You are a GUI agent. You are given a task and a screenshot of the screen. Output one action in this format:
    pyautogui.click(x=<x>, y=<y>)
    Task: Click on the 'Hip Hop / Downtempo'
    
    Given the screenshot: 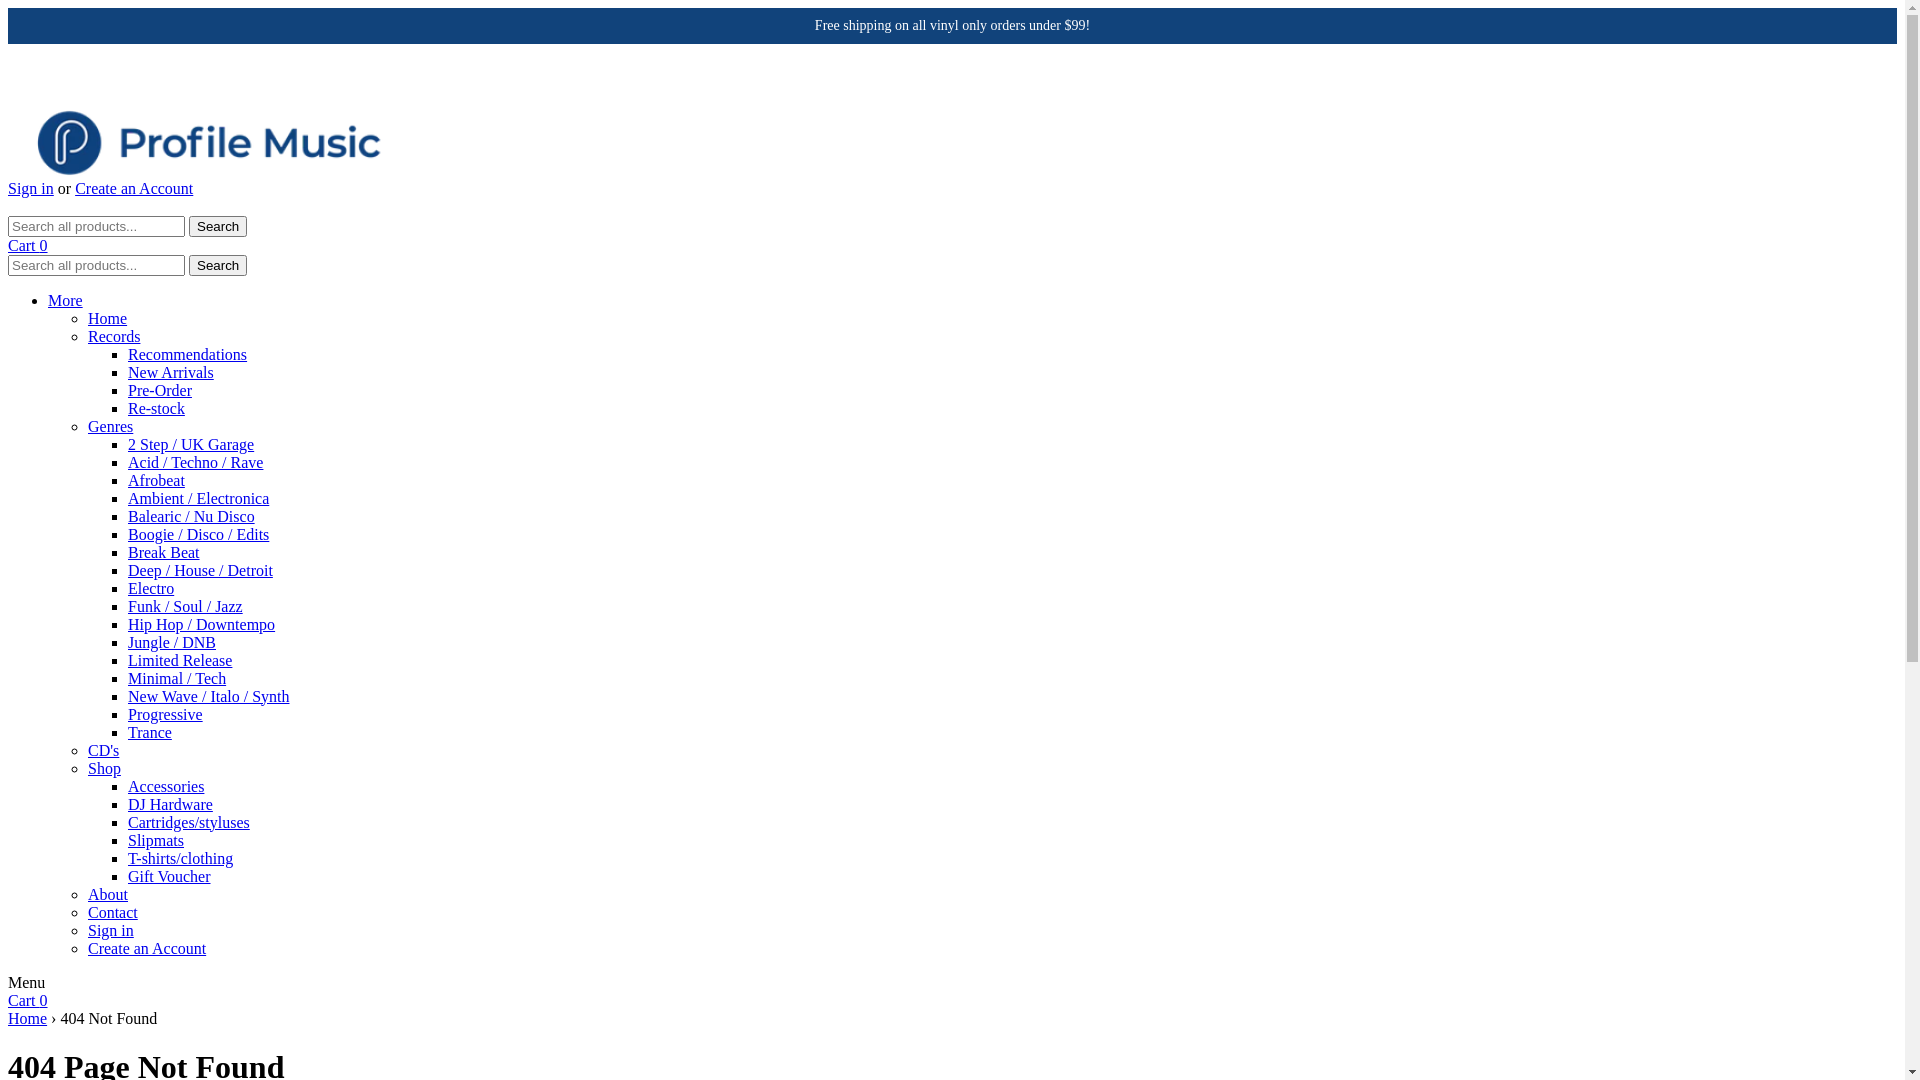 What is the action you would take?
    pyautogui.click(x=201, y=623)
    